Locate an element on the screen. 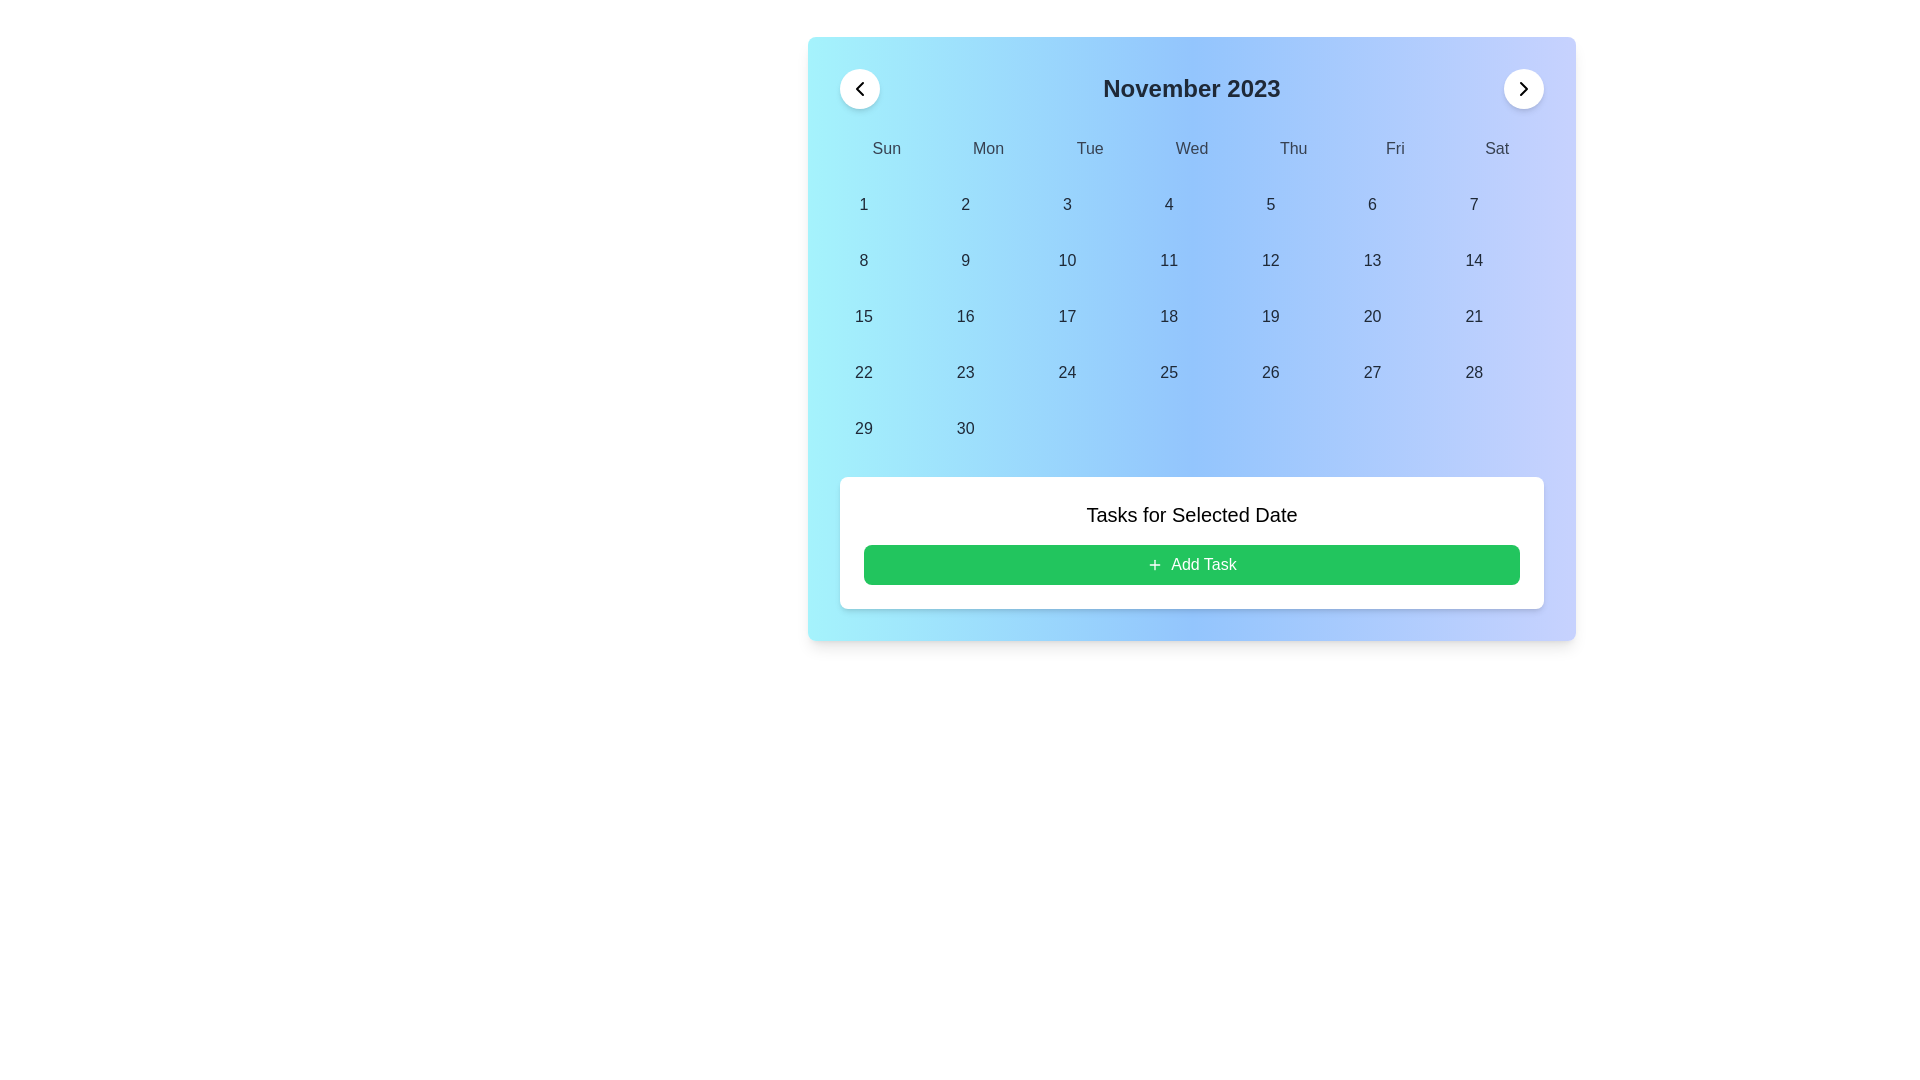 The height and width of the screenshot is (1080, 1920). the text label displaying 'November 2023', which is styled with a bold font and is located at the top center of the calendar interface is located at coordinates (1191, 87).